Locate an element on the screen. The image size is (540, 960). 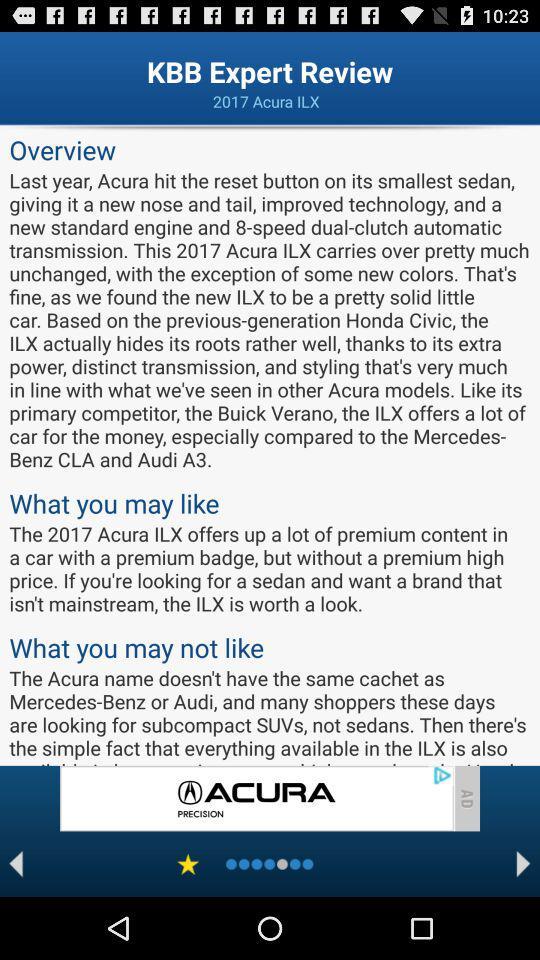
backword is located at coordinates (15, 863).